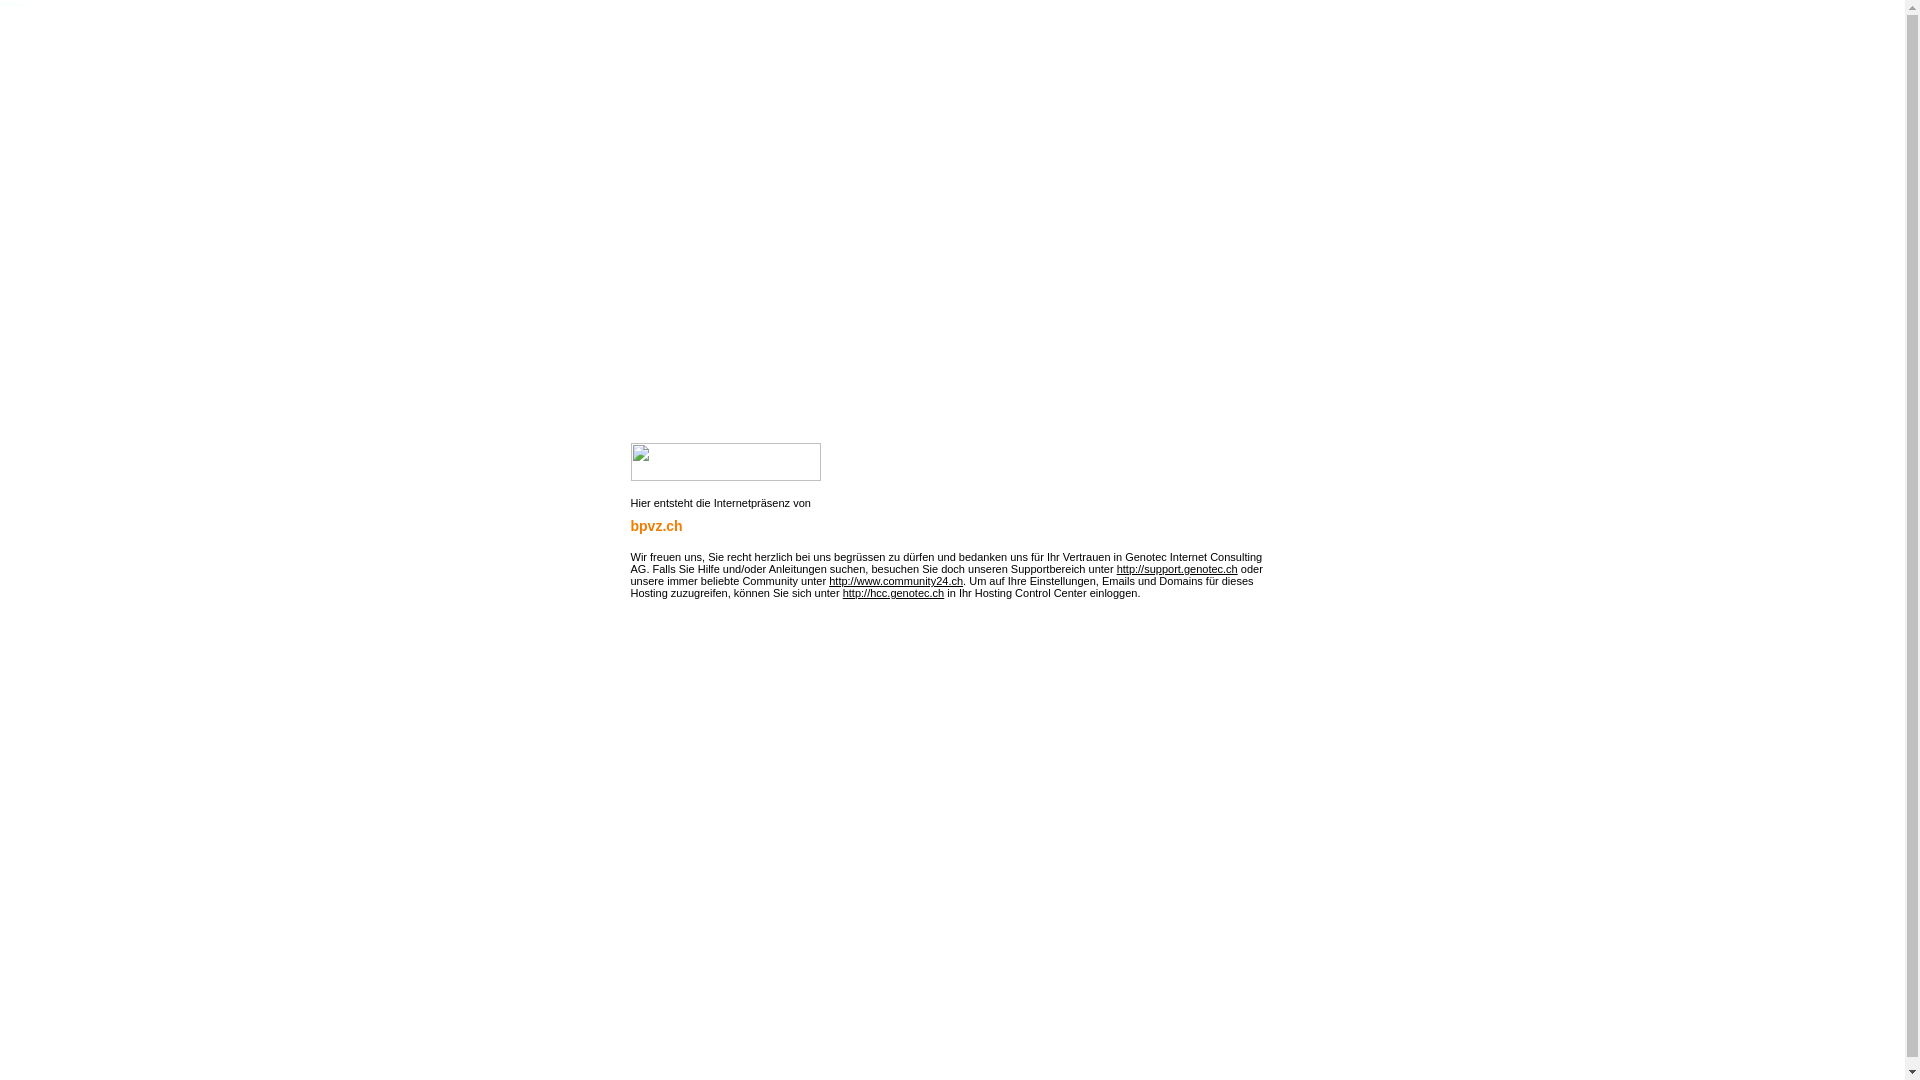 Image resolution: width=1920 pixels, height=1080 pixels. What do you see at coordinates (892, 592) in the screenshot?
I see `'http://hcc.genotec.ch'` at bounding box center [892, 592].